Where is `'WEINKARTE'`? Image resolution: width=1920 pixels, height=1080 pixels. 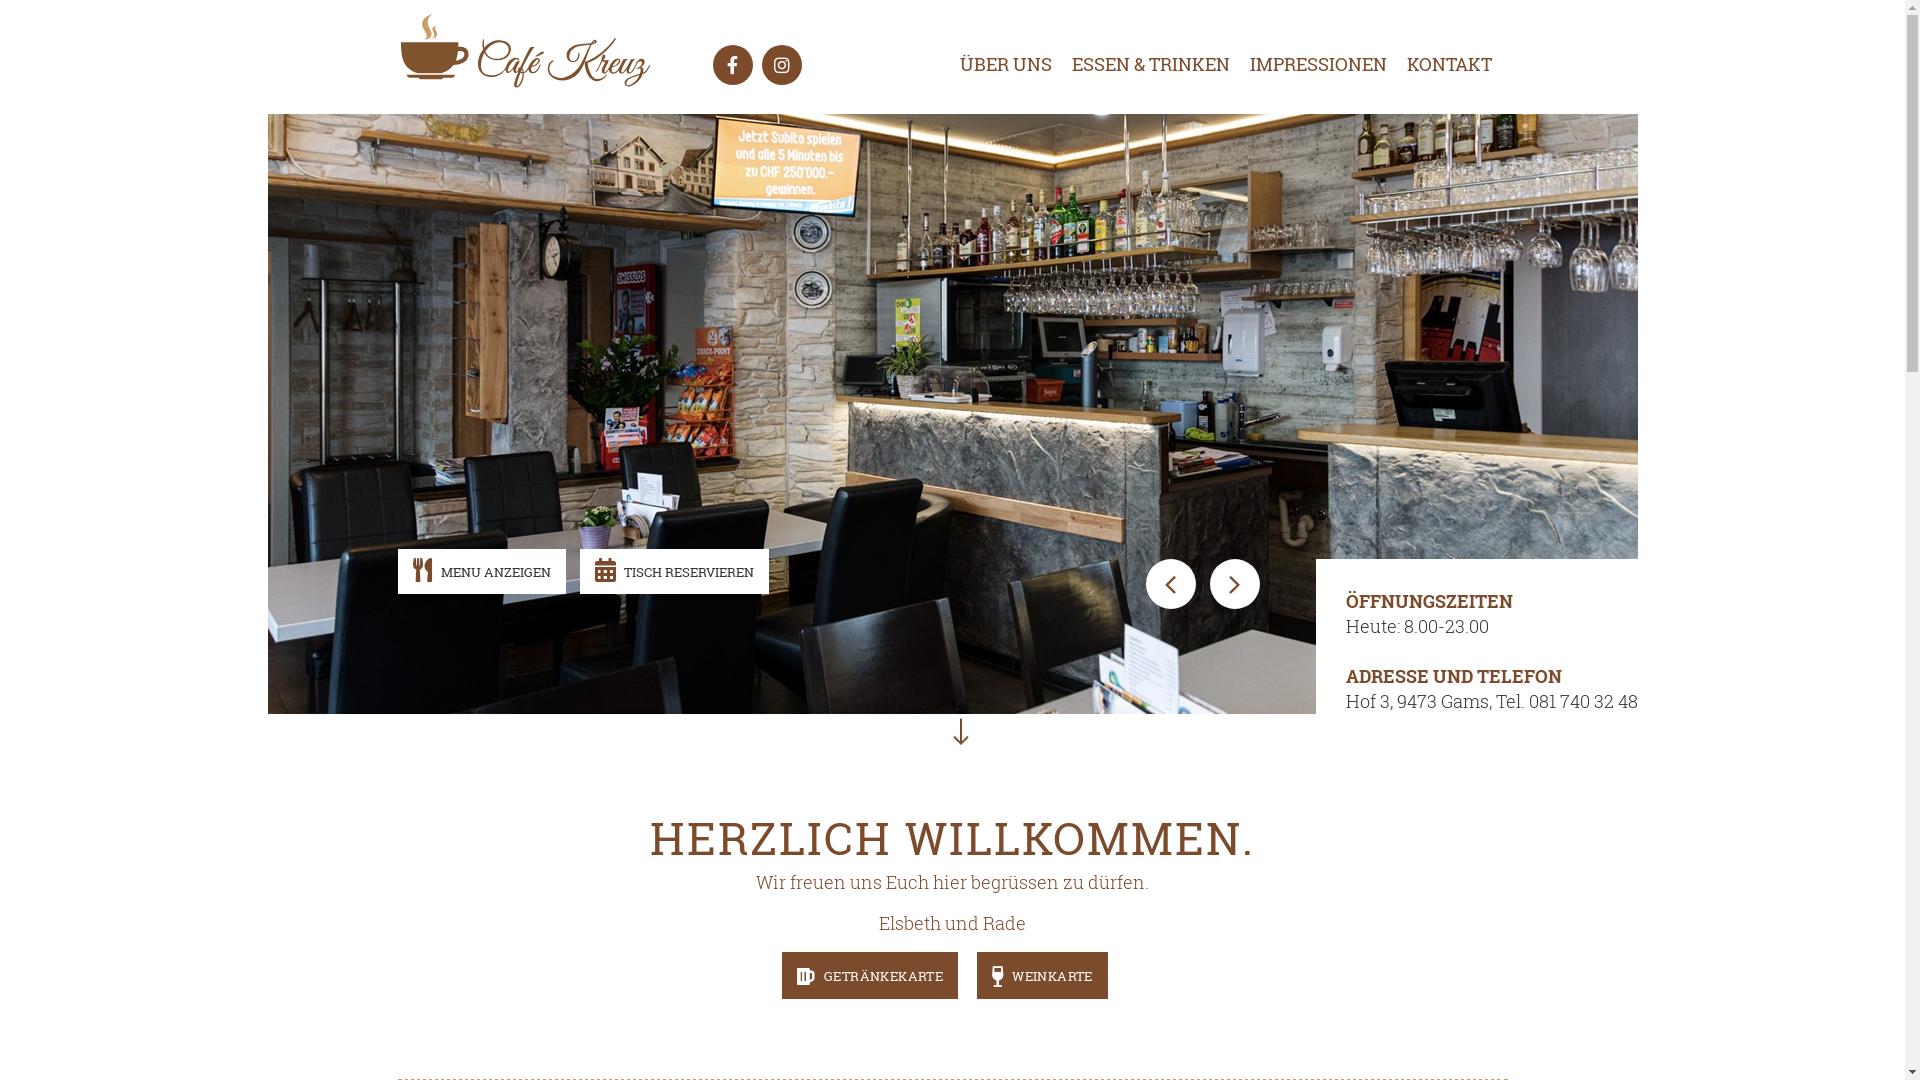 'WEINKARTE' is located at coordinates (1040, 974).